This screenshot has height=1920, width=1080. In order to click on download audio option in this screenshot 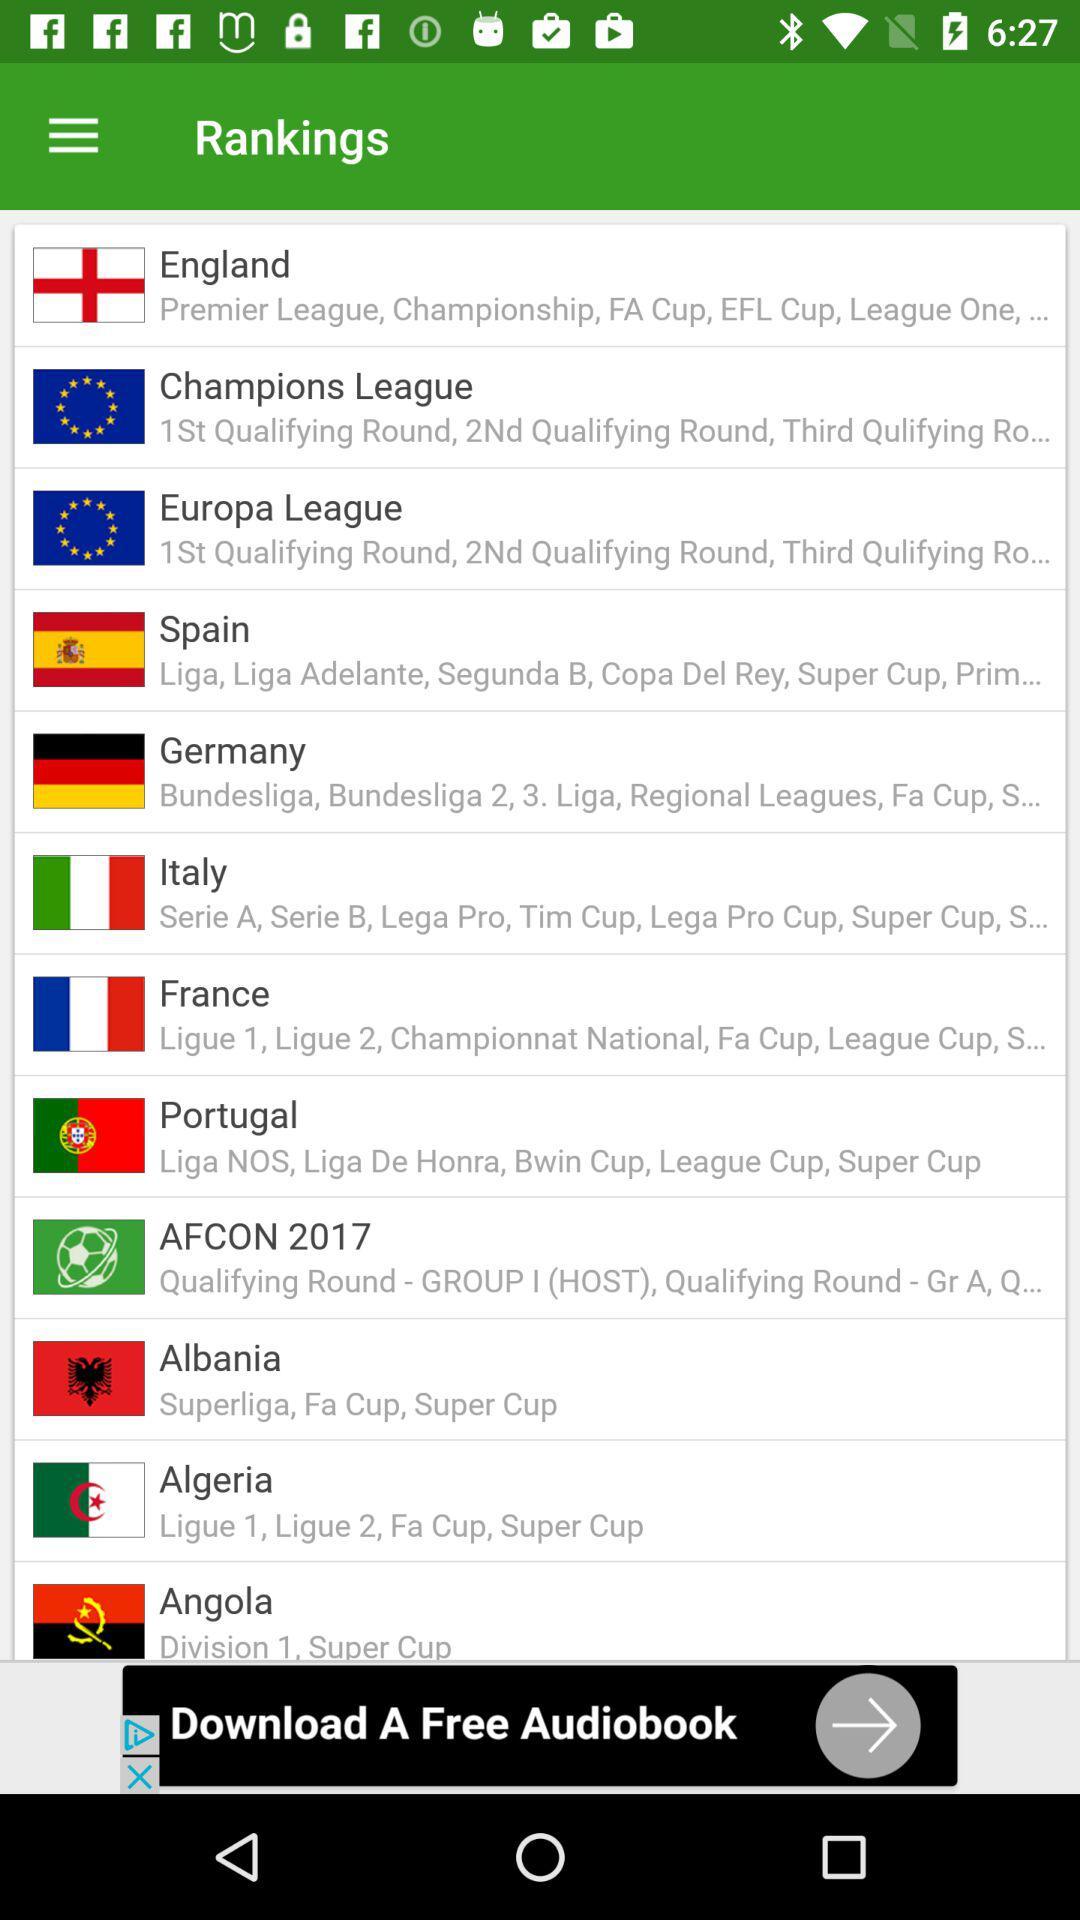, I will do `click(540, 1727)`.